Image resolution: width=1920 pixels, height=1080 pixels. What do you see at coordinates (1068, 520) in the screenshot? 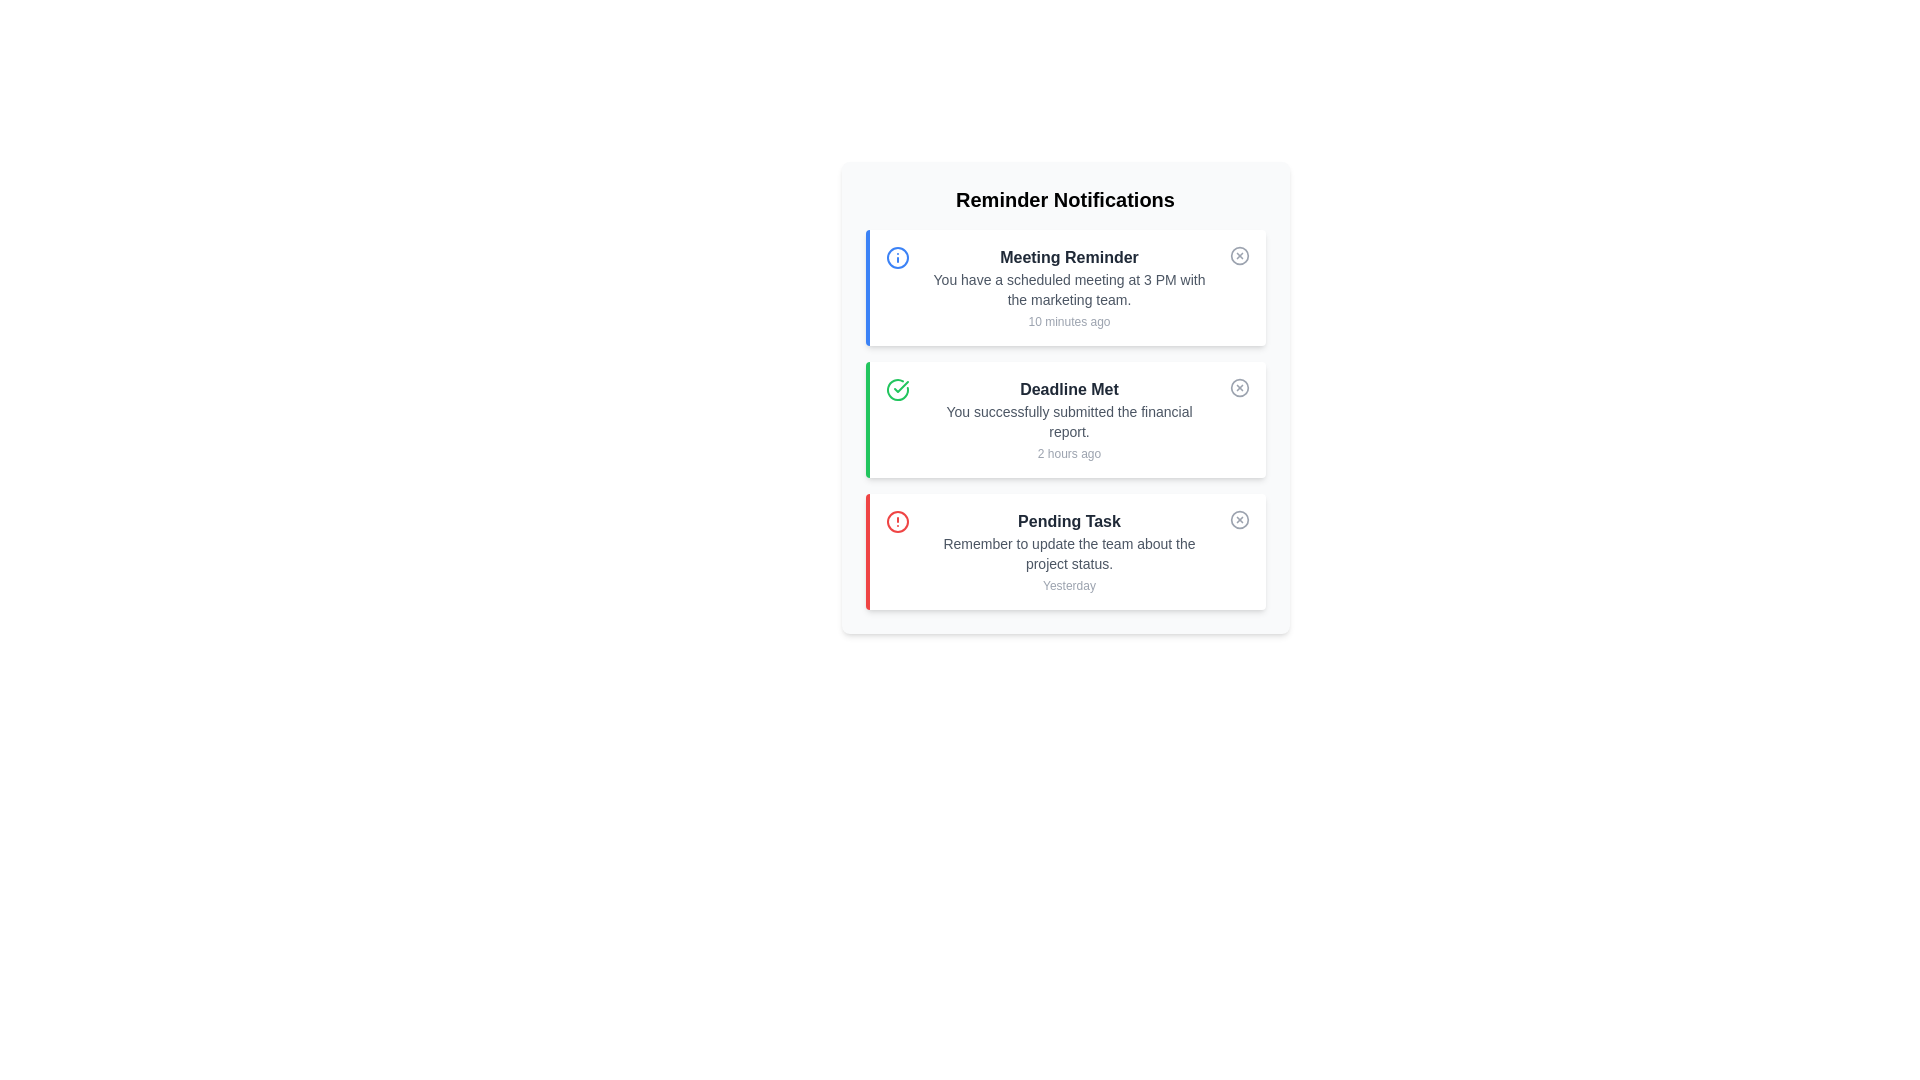
I see `the title Text Label of the last notification card in the notification interface, which identifies a pending task` at bounding box center [1068, 520].